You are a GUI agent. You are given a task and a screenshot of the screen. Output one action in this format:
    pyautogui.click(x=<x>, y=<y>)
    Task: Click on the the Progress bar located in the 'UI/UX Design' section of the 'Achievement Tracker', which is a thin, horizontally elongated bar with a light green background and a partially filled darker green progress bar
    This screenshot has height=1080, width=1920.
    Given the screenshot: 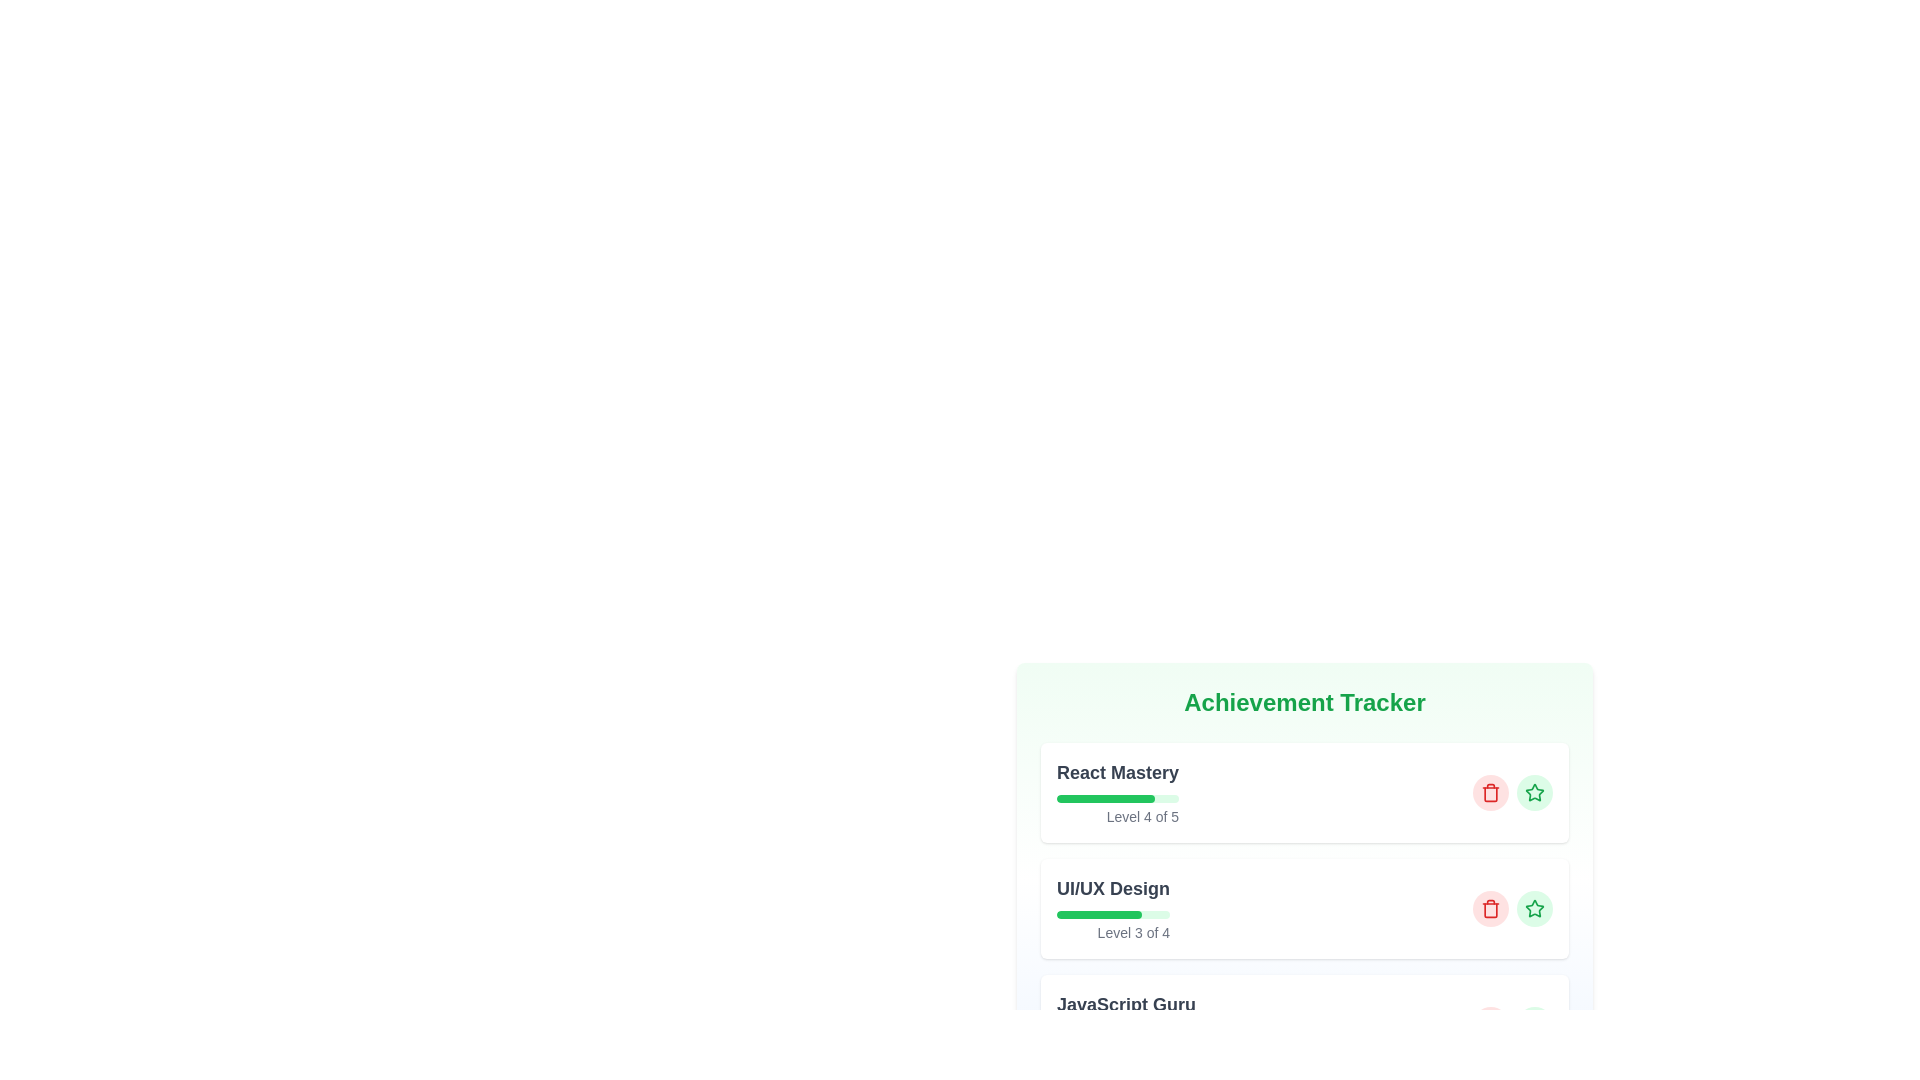 What is the action you would take?
    pyautogui.click(x=1112, y=914)
    